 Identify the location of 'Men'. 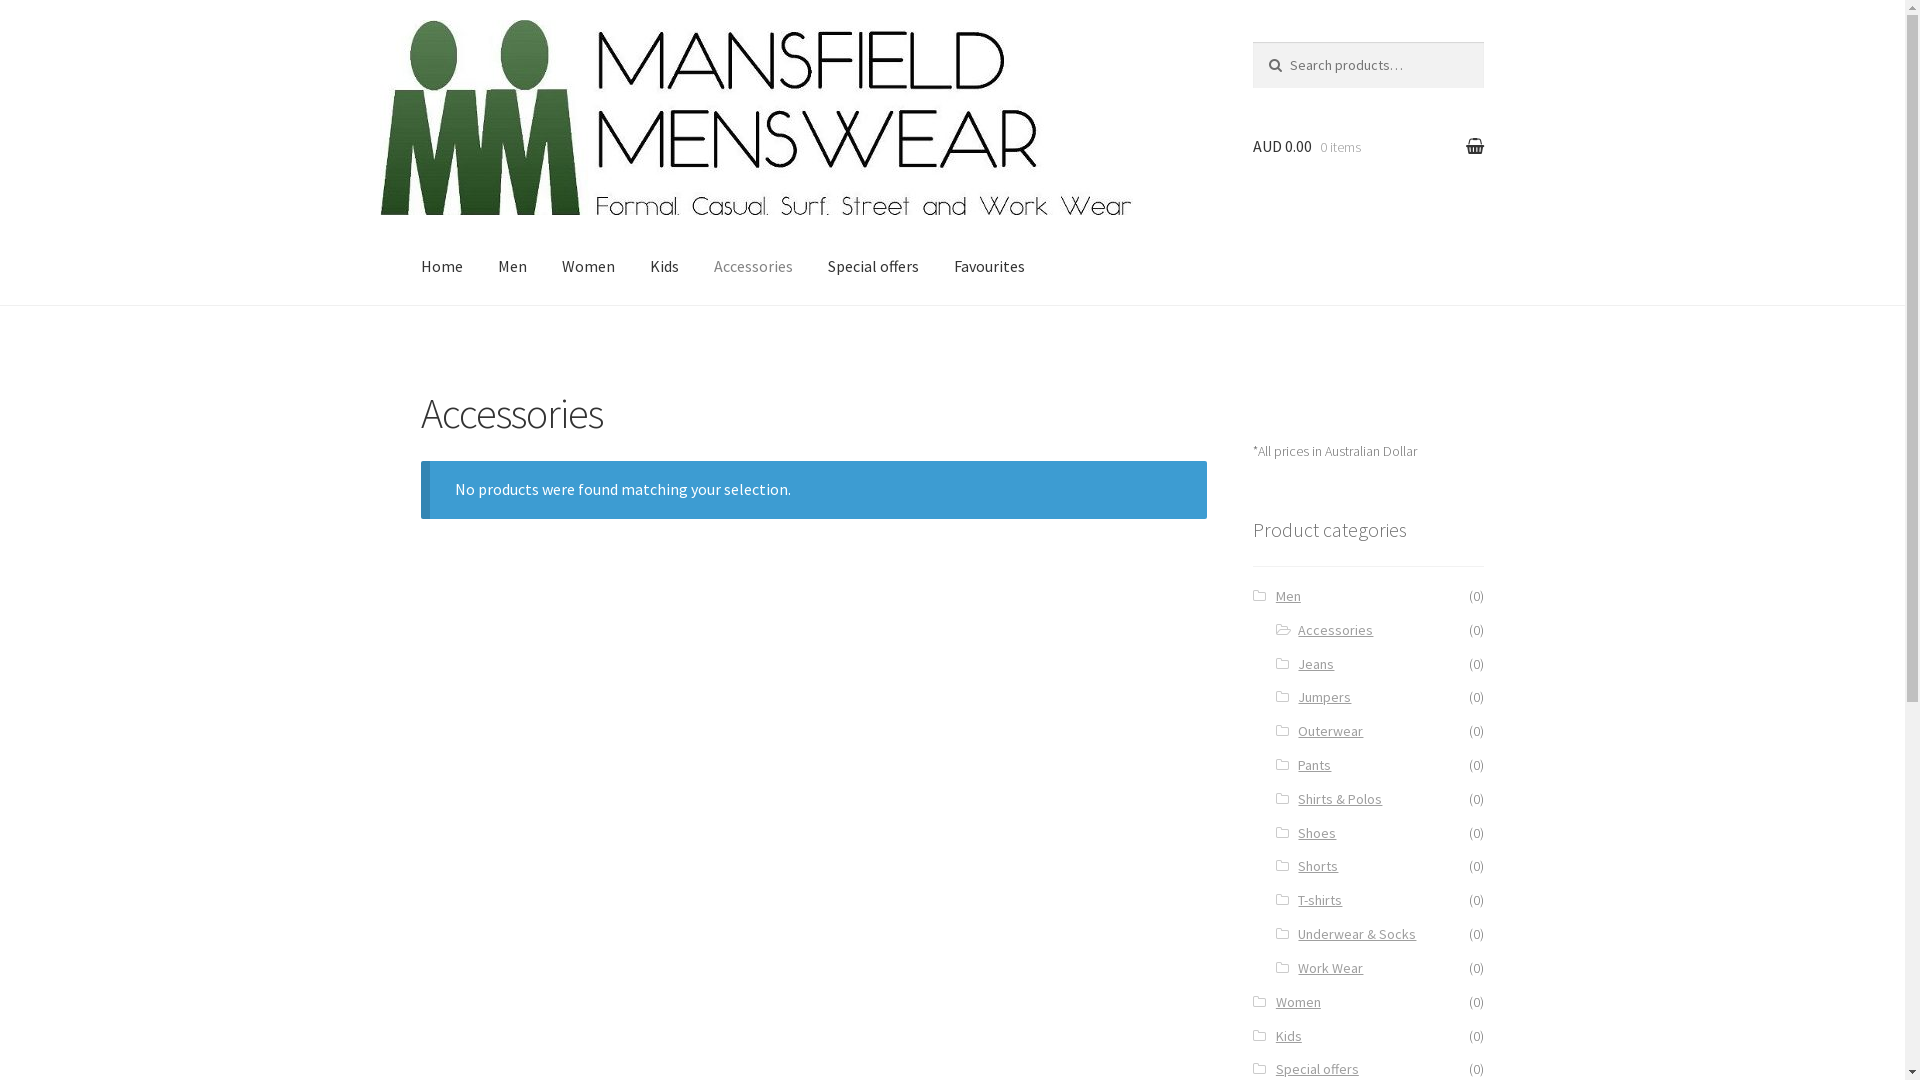
(1288, 595).